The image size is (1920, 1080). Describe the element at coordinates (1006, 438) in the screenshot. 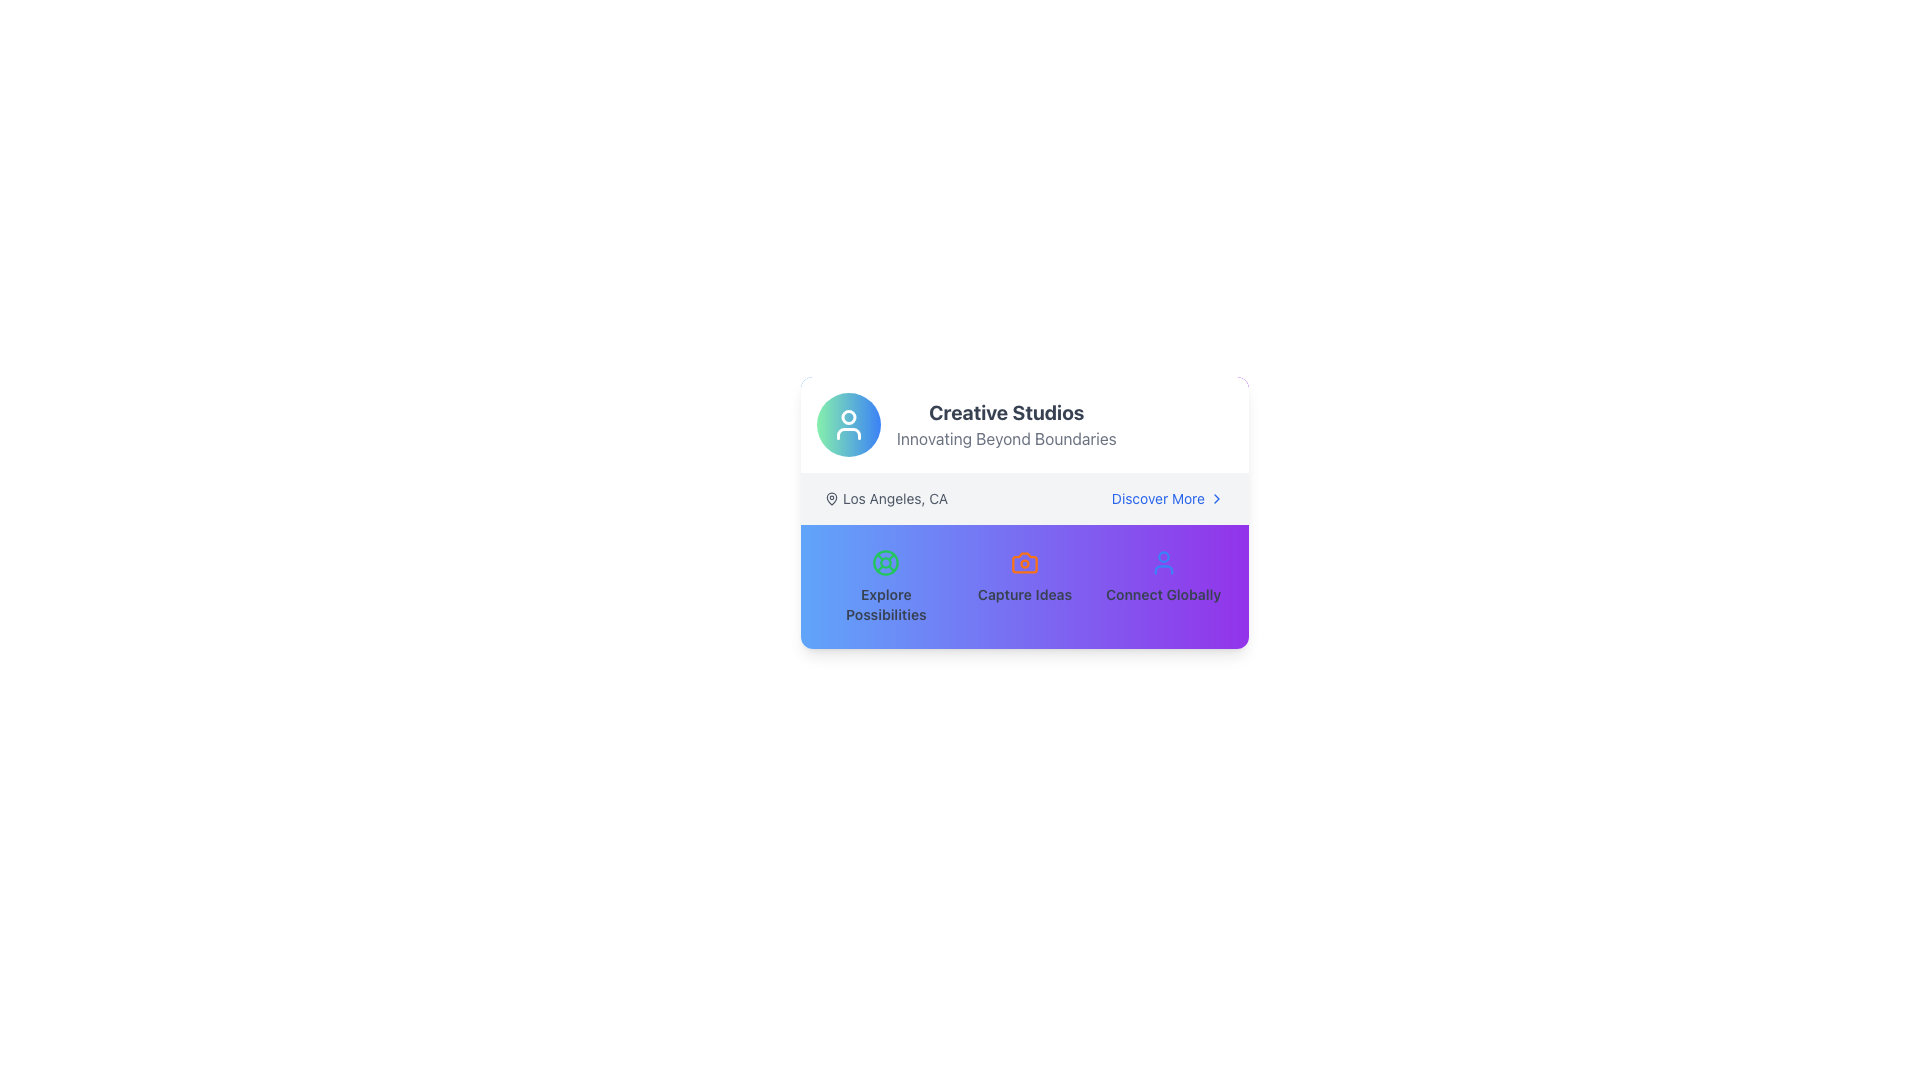

I see `the static text element displaying 'Innovating Beyond Boundaries', which is styled in lighter gray and positioned below the title 'Creative Studios'` at that location.